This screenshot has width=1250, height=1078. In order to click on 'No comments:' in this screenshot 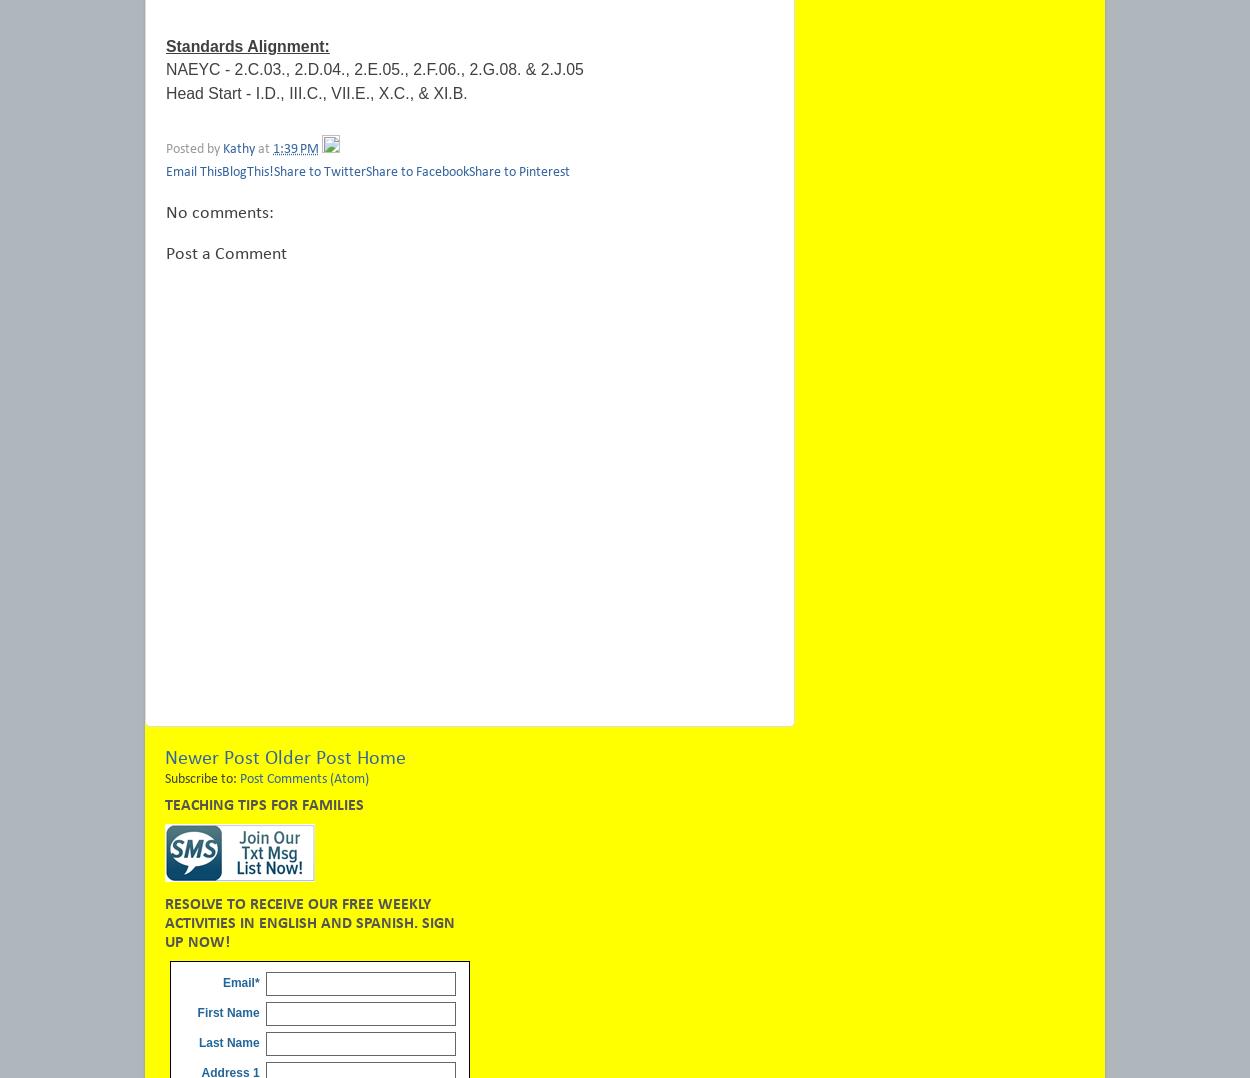, I will do `click(219, 213)`.